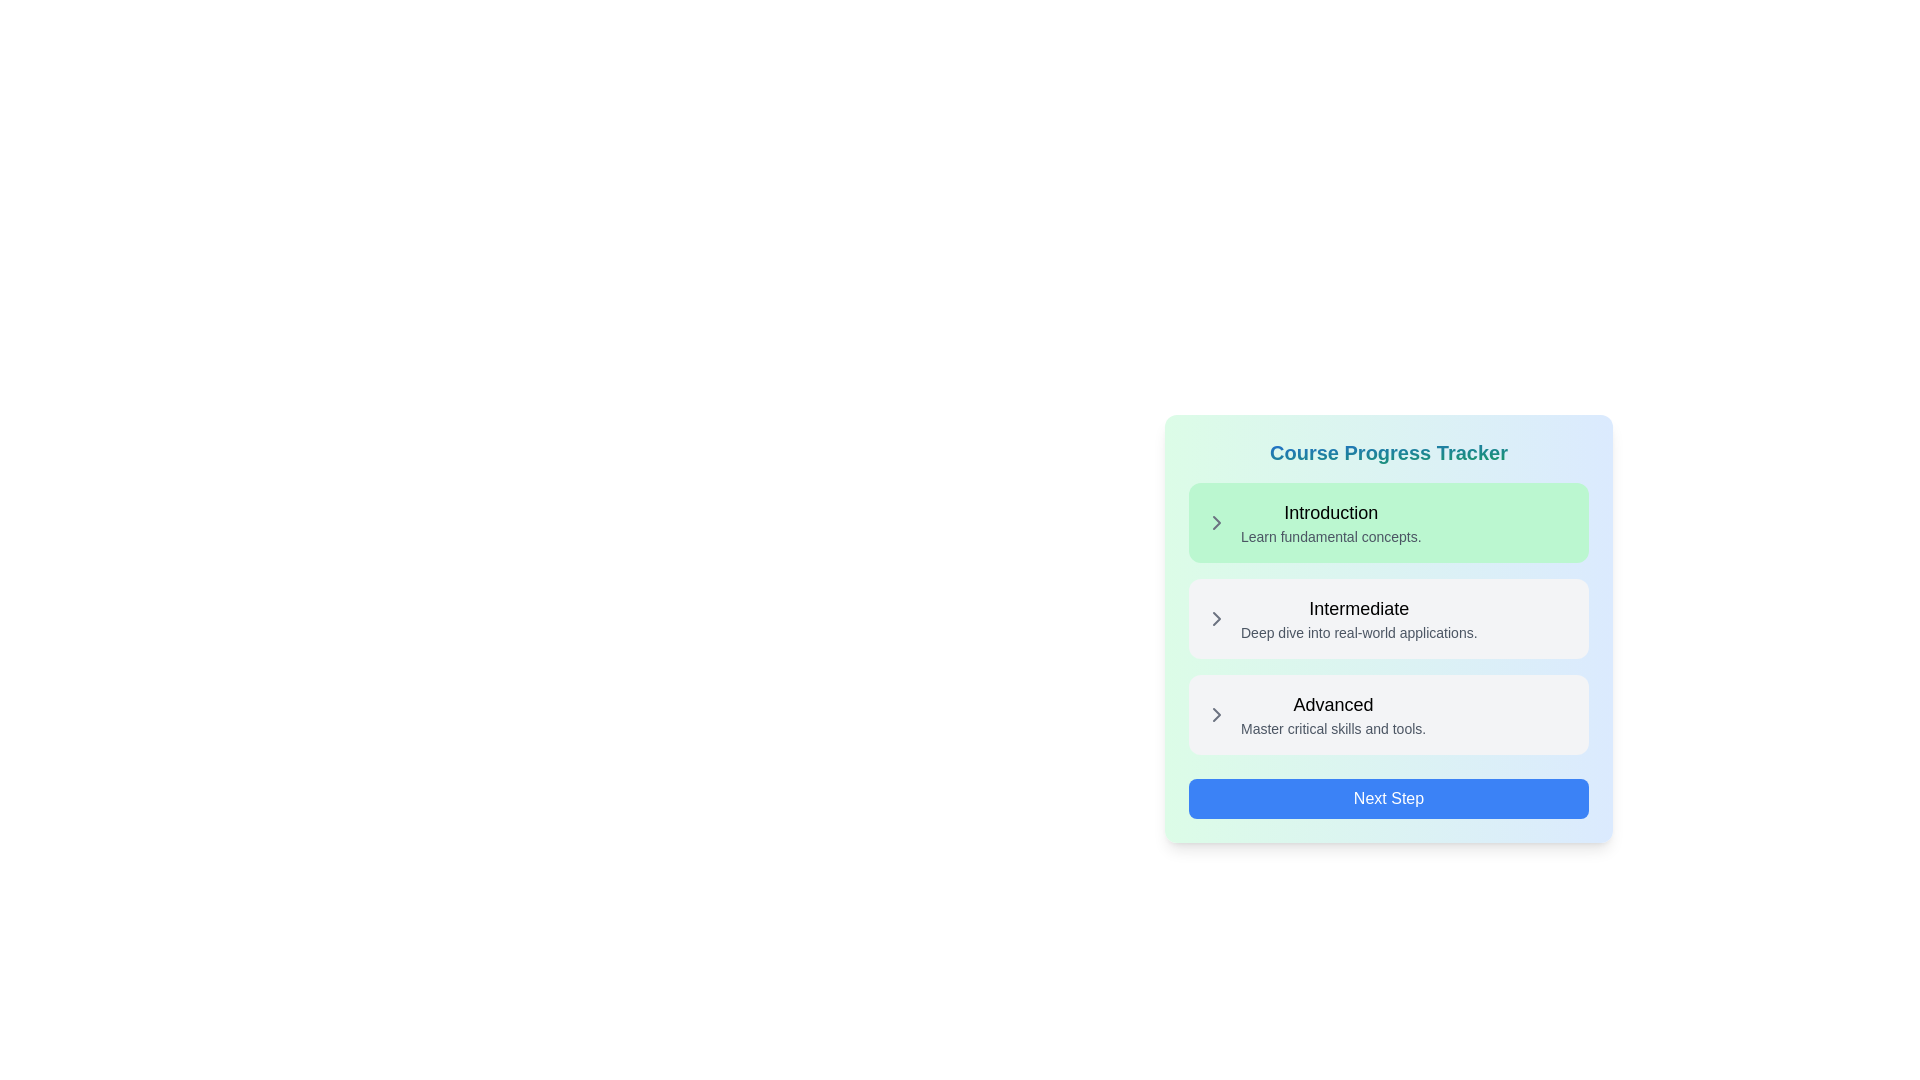 The height and width of the screenshot is (1080, 1920). I want to click on the interactive card representing a selectable step in the course progress tracker for navigation or interaction, so click(1387, 617).